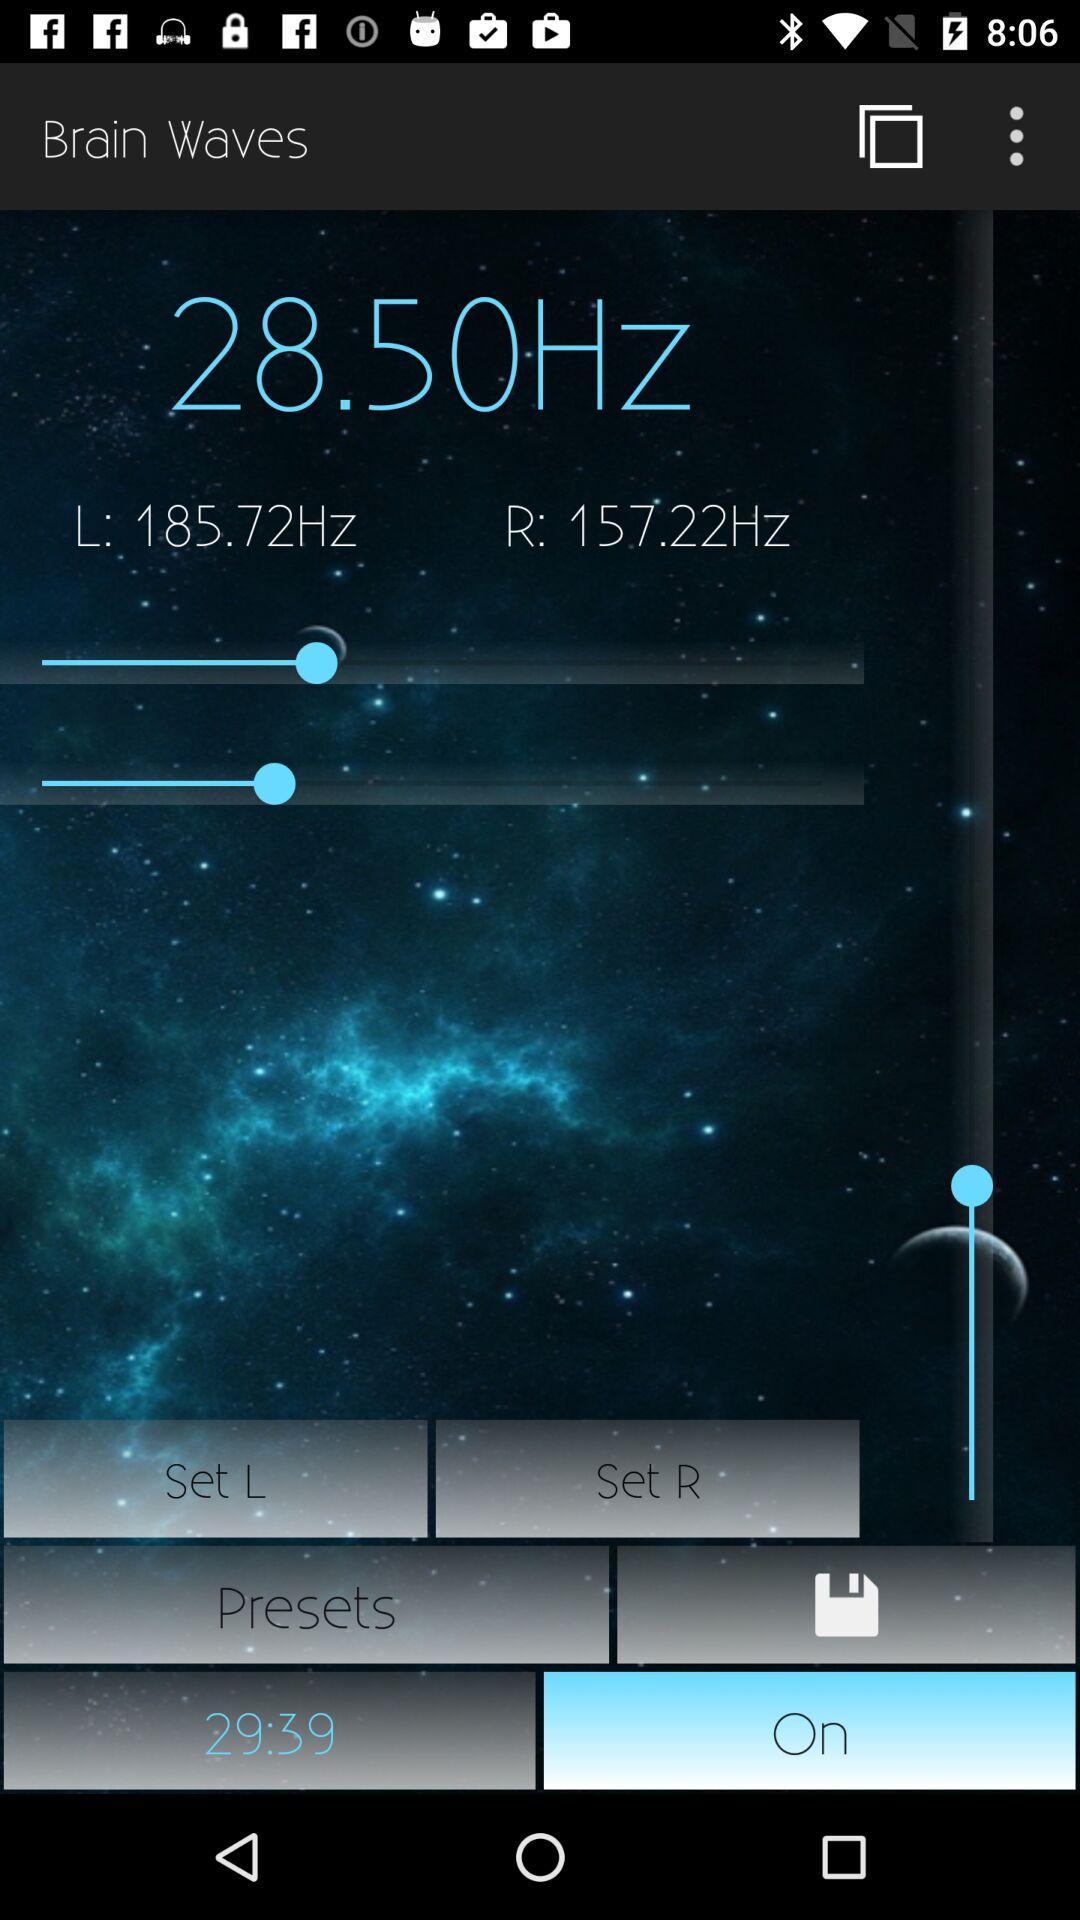  What do you see at coordinates (810, 1730) in the screenshot?
I see `the item to the right of the 29:39 item` at bounding box center [810, 1730].